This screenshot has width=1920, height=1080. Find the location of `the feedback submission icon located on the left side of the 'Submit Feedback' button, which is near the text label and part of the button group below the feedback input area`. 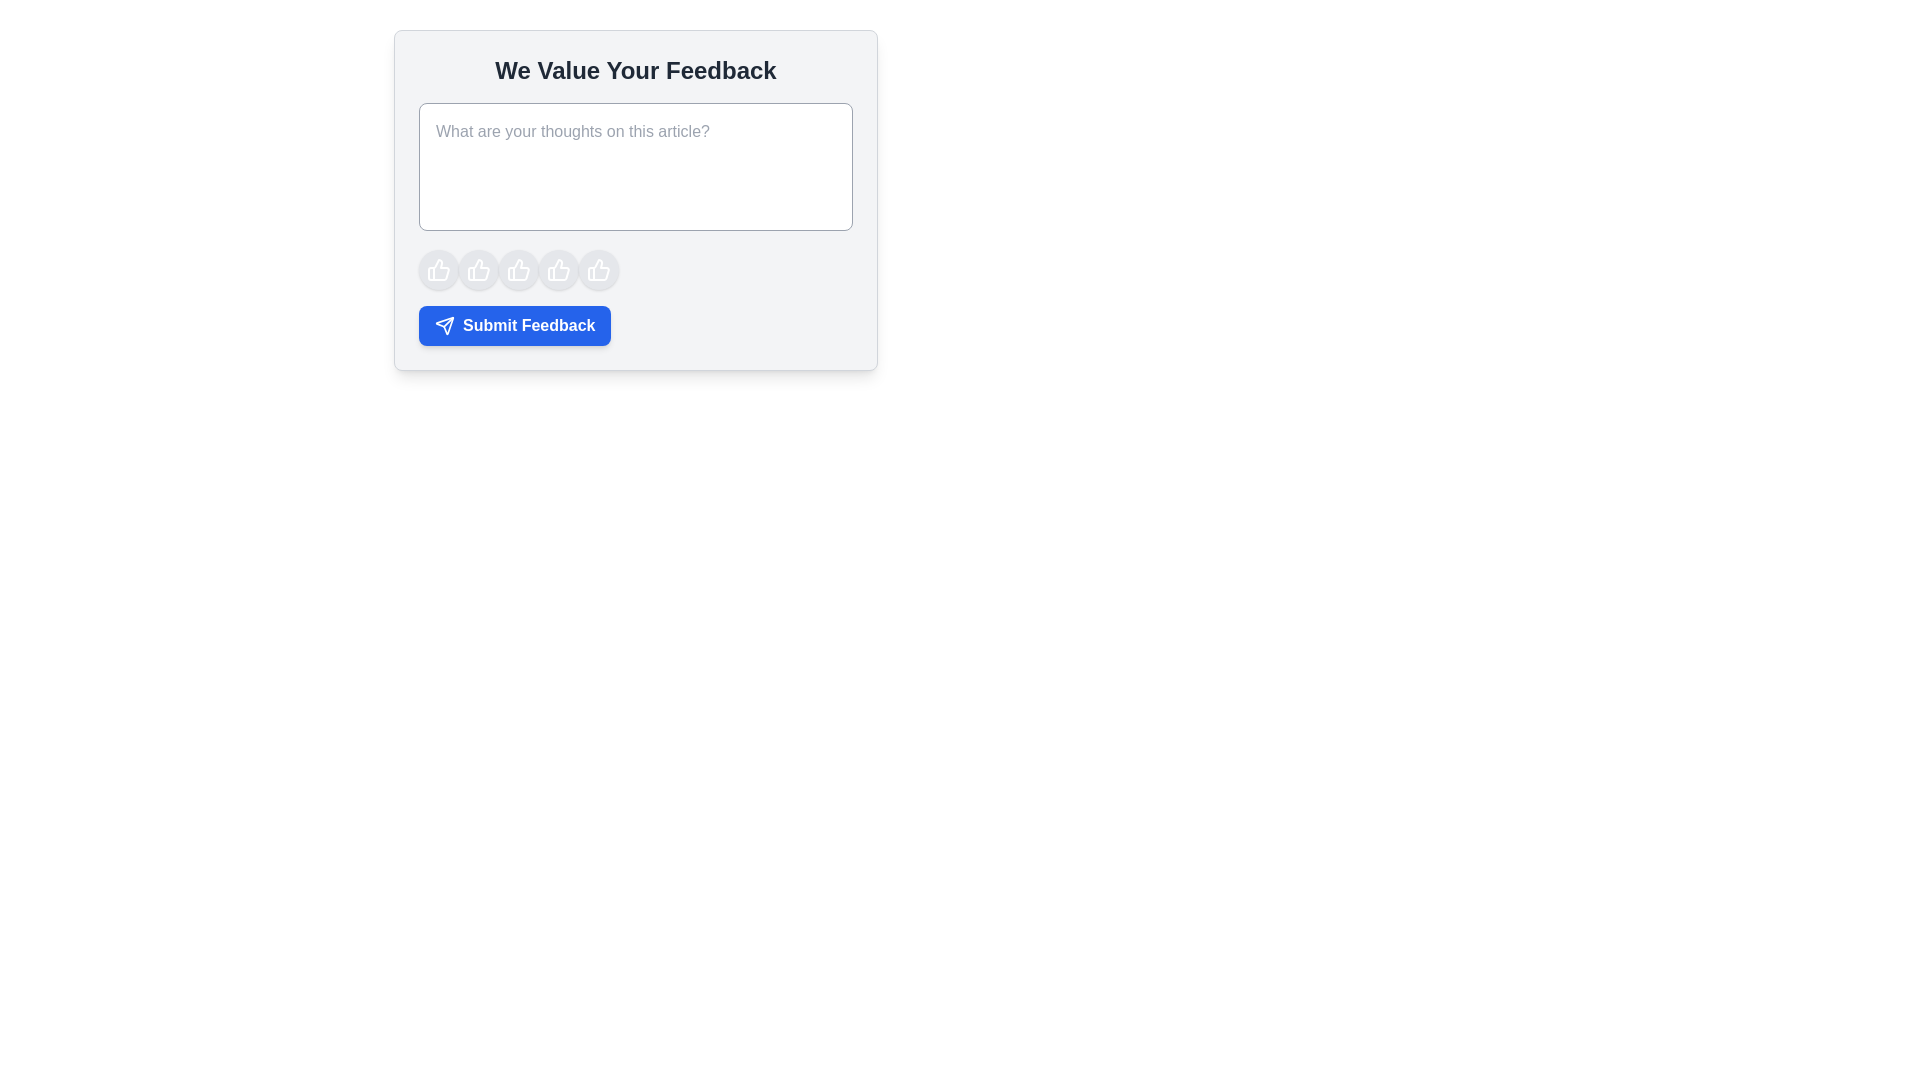

the feedback submission icon located on the left side of the 'Submit Feedback' button, which is near the text label and part of the button group below the feedback input area is located at coordinates (444, 325).